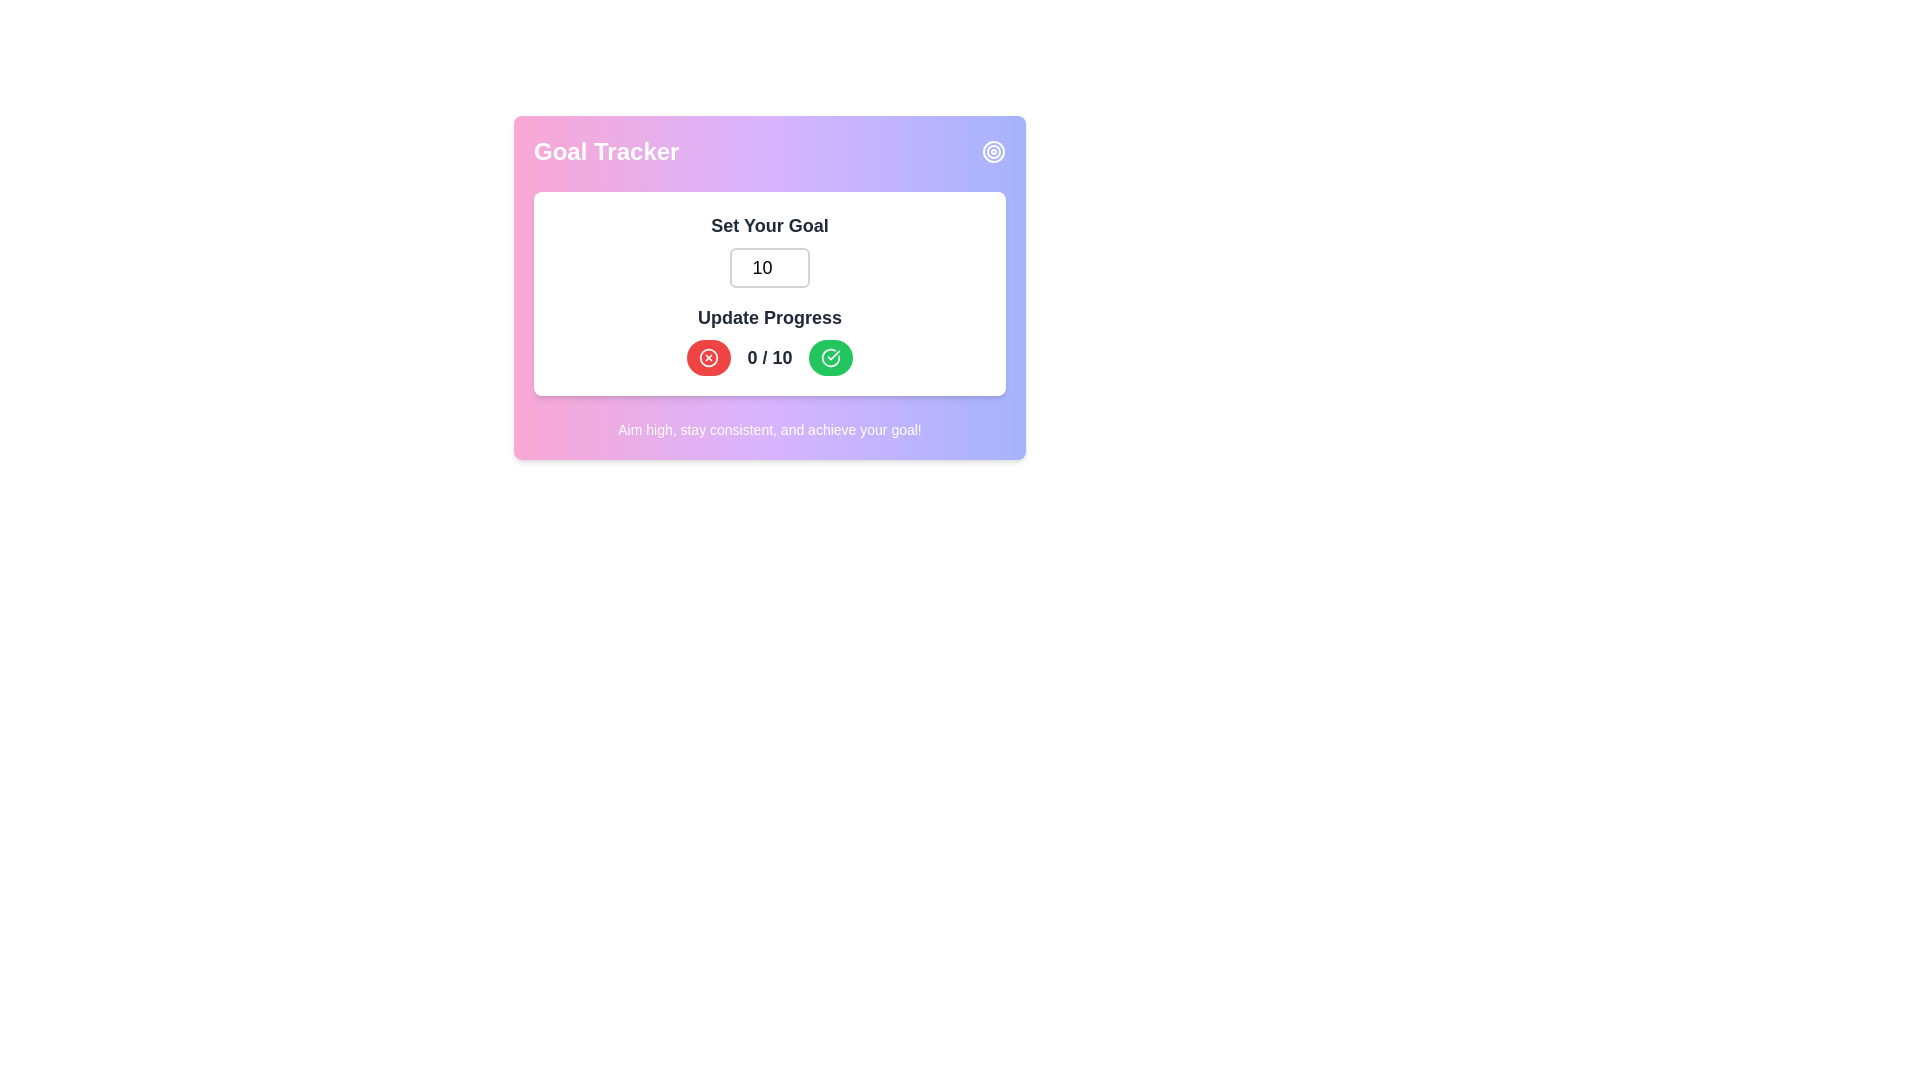  Describe the element at coordinates (993, 150) in the screenshot. I see `the decorative icon located in the top-right corner of the 'Goal Tracker' component, which symbolizes a goal or target` at that location.